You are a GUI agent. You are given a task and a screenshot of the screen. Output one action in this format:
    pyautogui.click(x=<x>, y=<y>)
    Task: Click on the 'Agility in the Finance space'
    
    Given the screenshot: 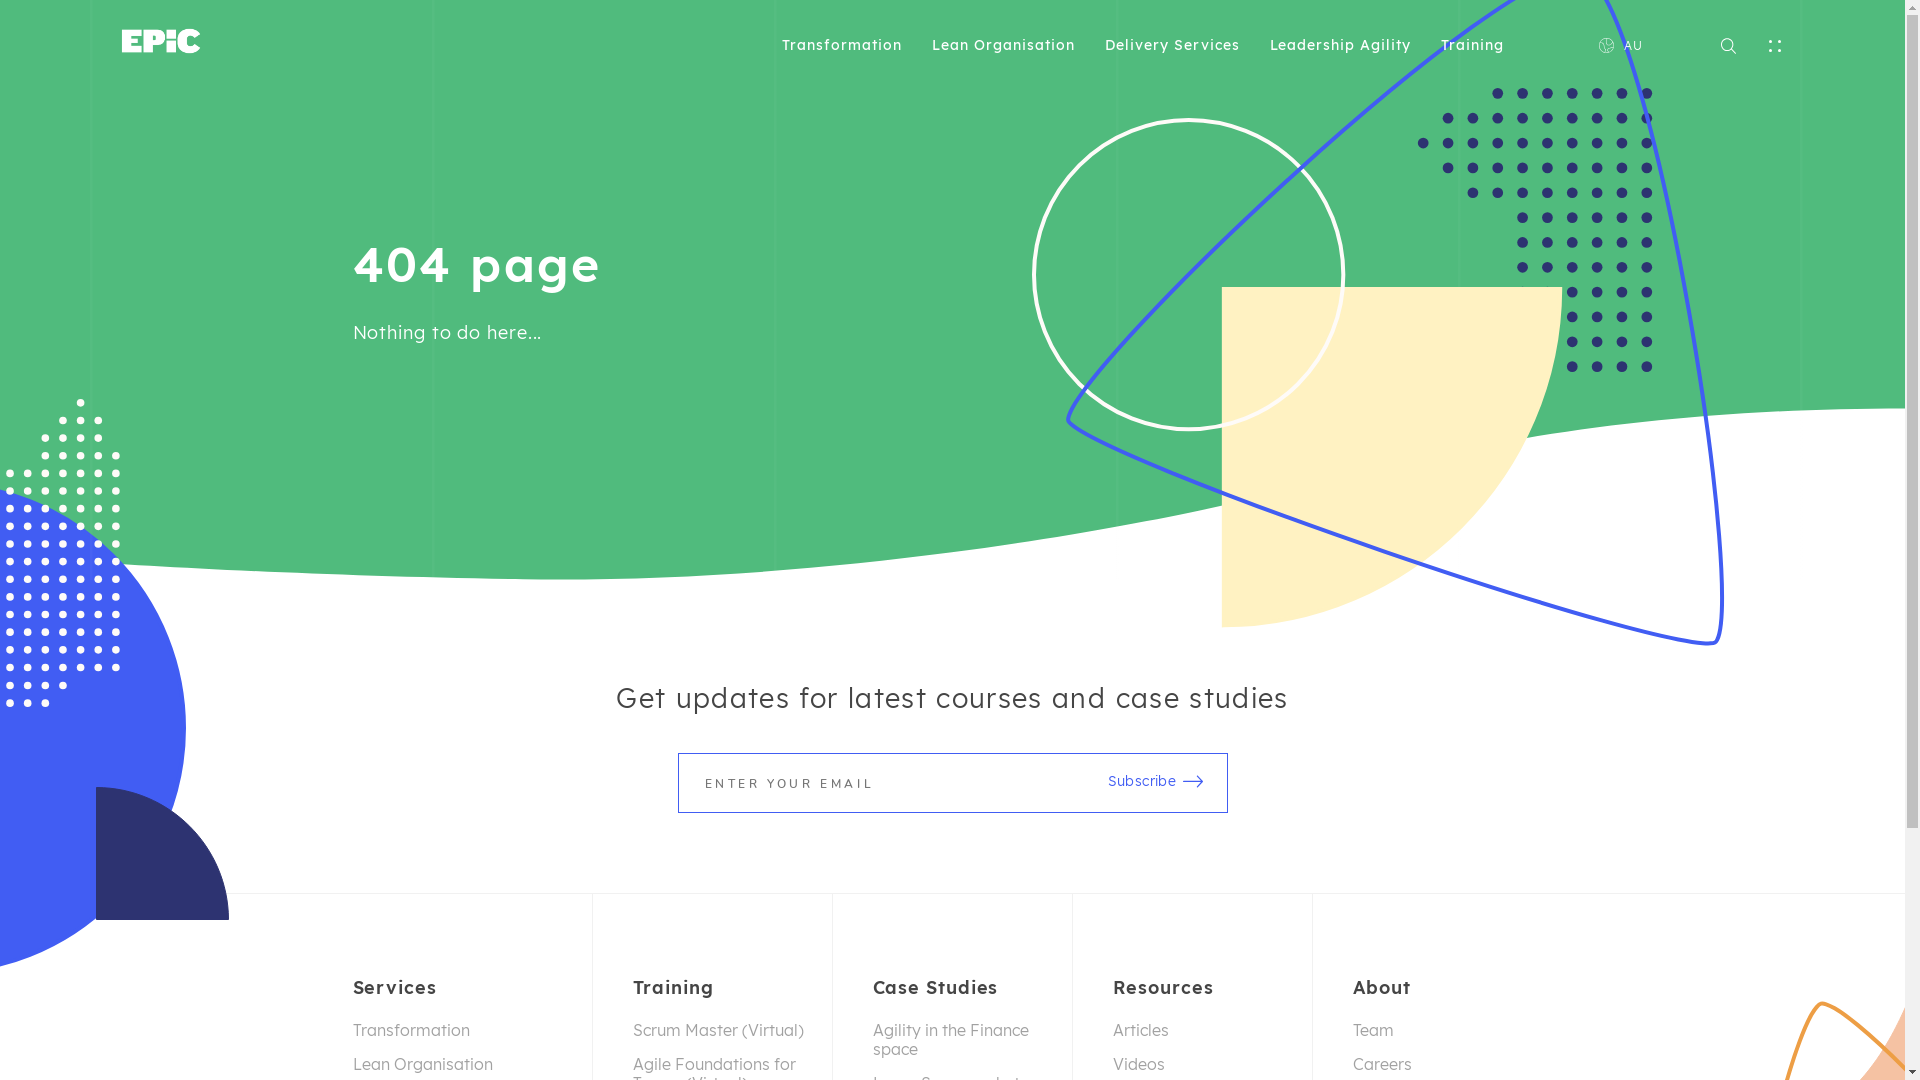 What is the action you would take?
    pyautogui.click(x=968, y=1039)
    